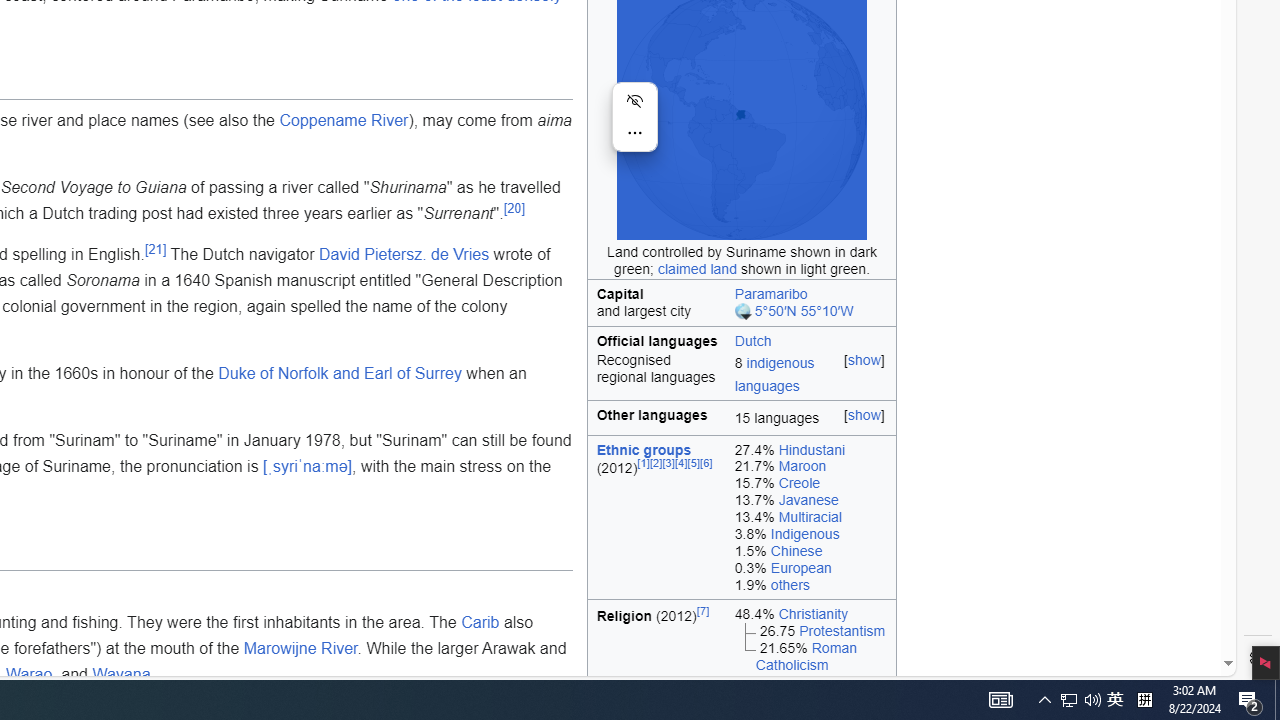 The height and width of the screenshot is (720, 1280). What do you see at coordinates (810, 567) in the screenshot?
I see `'0.3% European'` at bounding box center [810, 567].